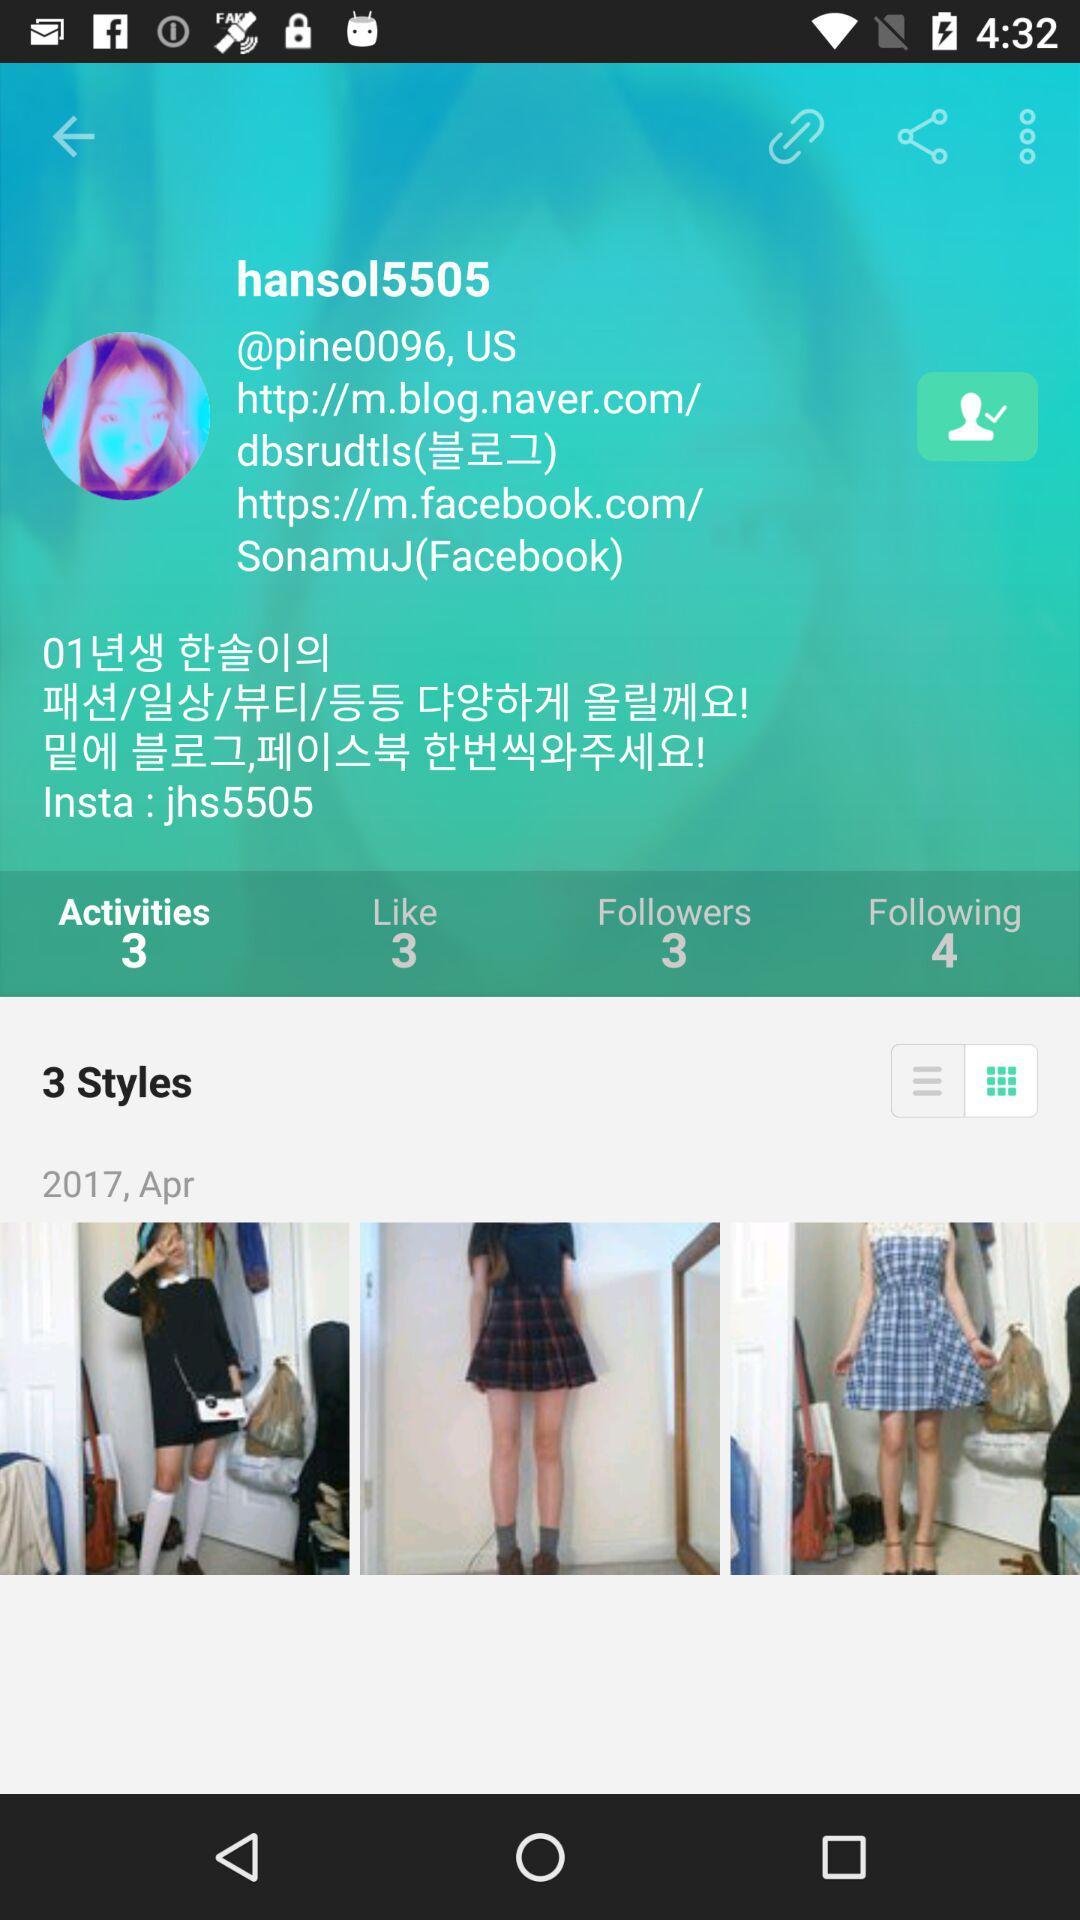 The width and height of the screenshot is (1080, 1920). I want to click on choose style menu, so click(927, 1079).